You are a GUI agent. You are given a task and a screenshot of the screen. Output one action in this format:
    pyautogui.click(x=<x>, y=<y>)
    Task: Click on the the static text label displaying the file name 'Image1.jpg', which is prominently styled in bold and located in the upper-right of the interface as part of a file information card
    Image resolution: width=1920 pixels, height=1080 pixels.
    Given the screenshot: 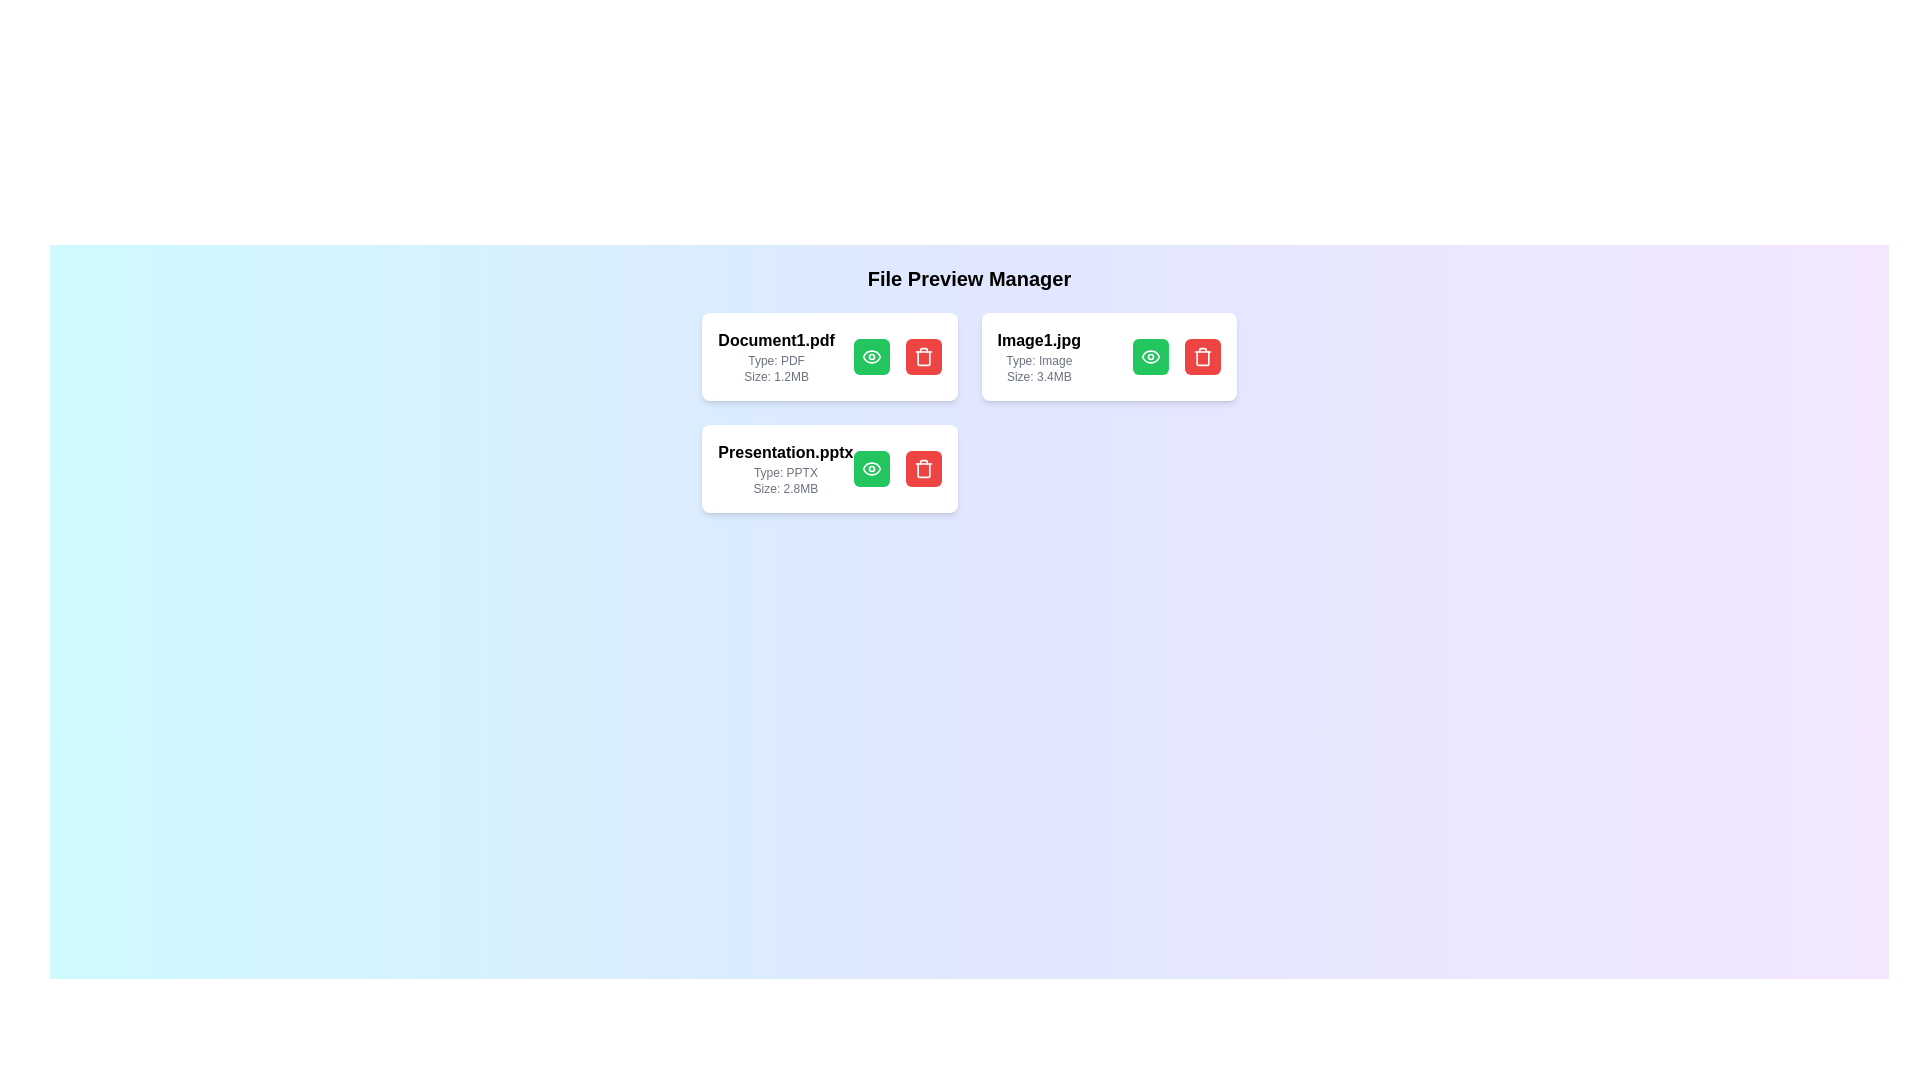 What is the action you would take?
    pyautogui.click(x=1039, y=339)
    